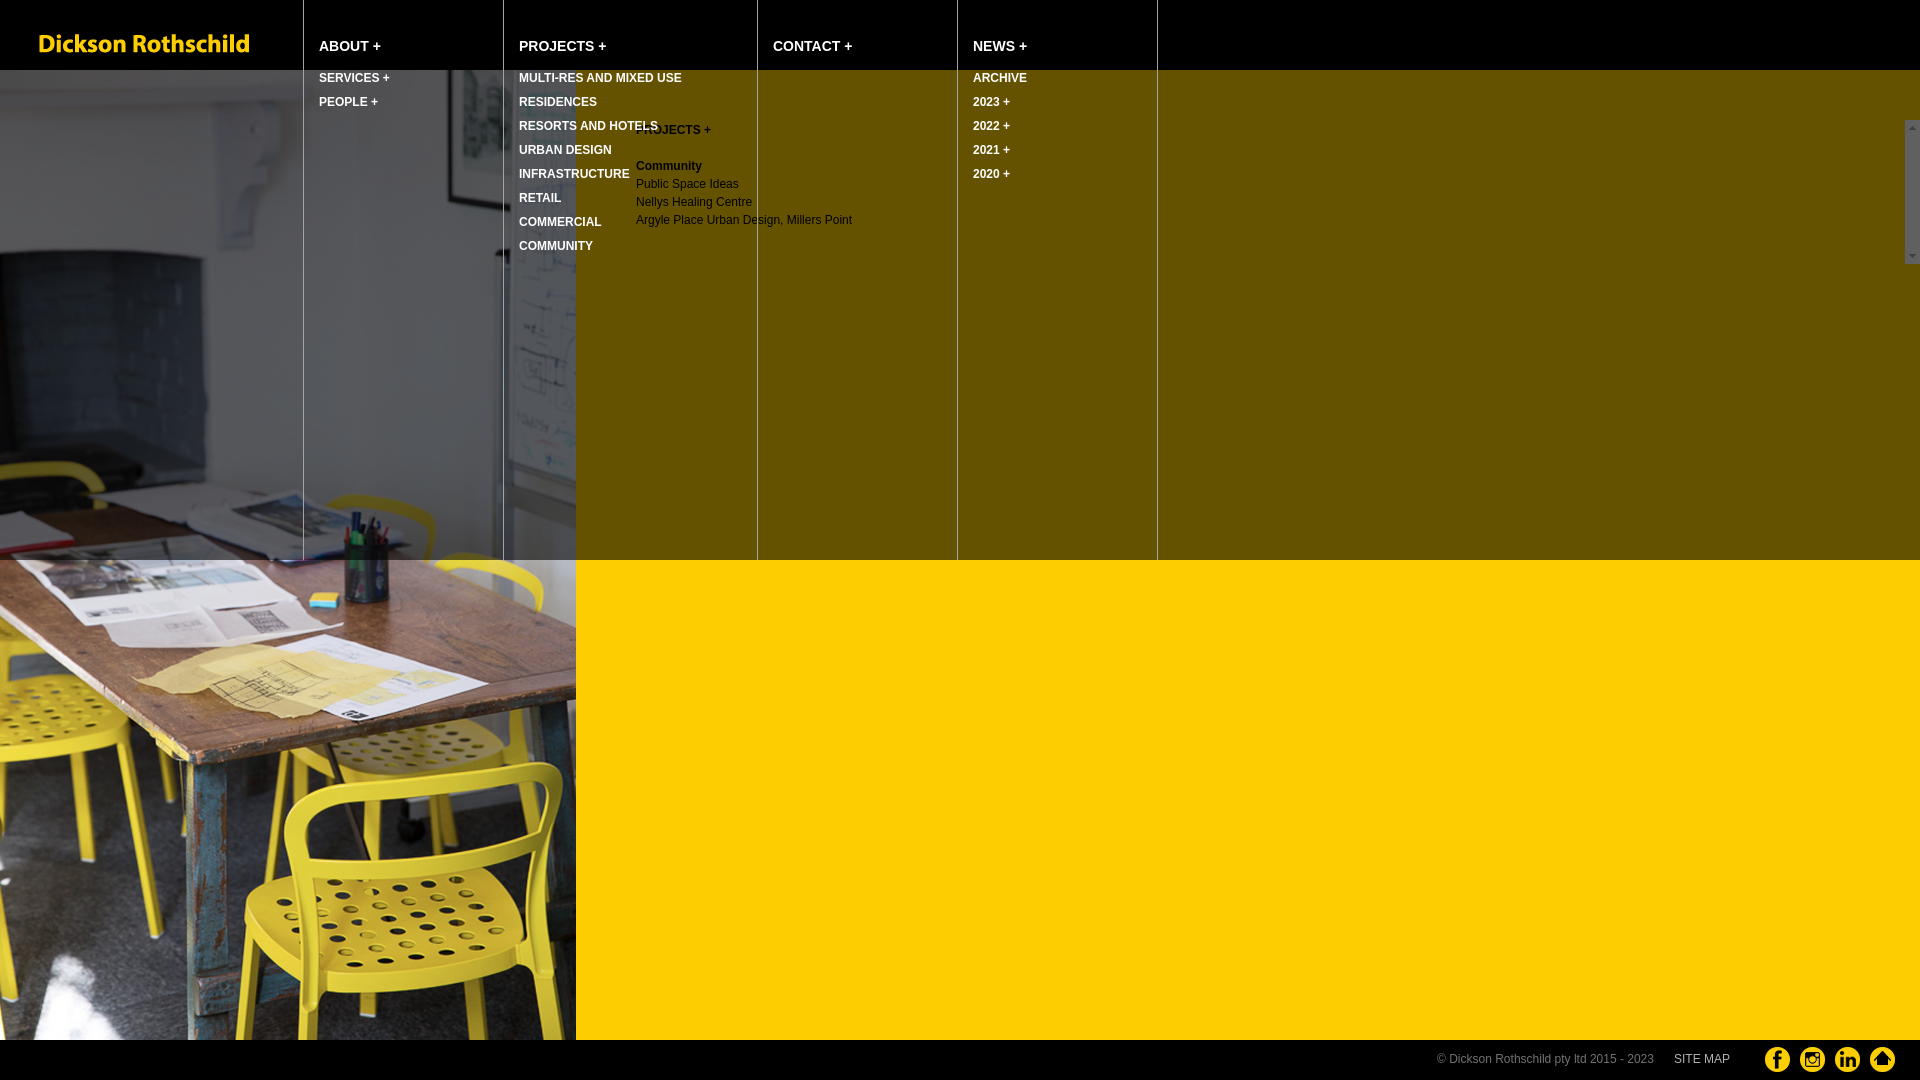  What do you see at coordinates (402, 101) in the screenshot?
I see `'PEOPLE +'` at bounding box center [402, 101].